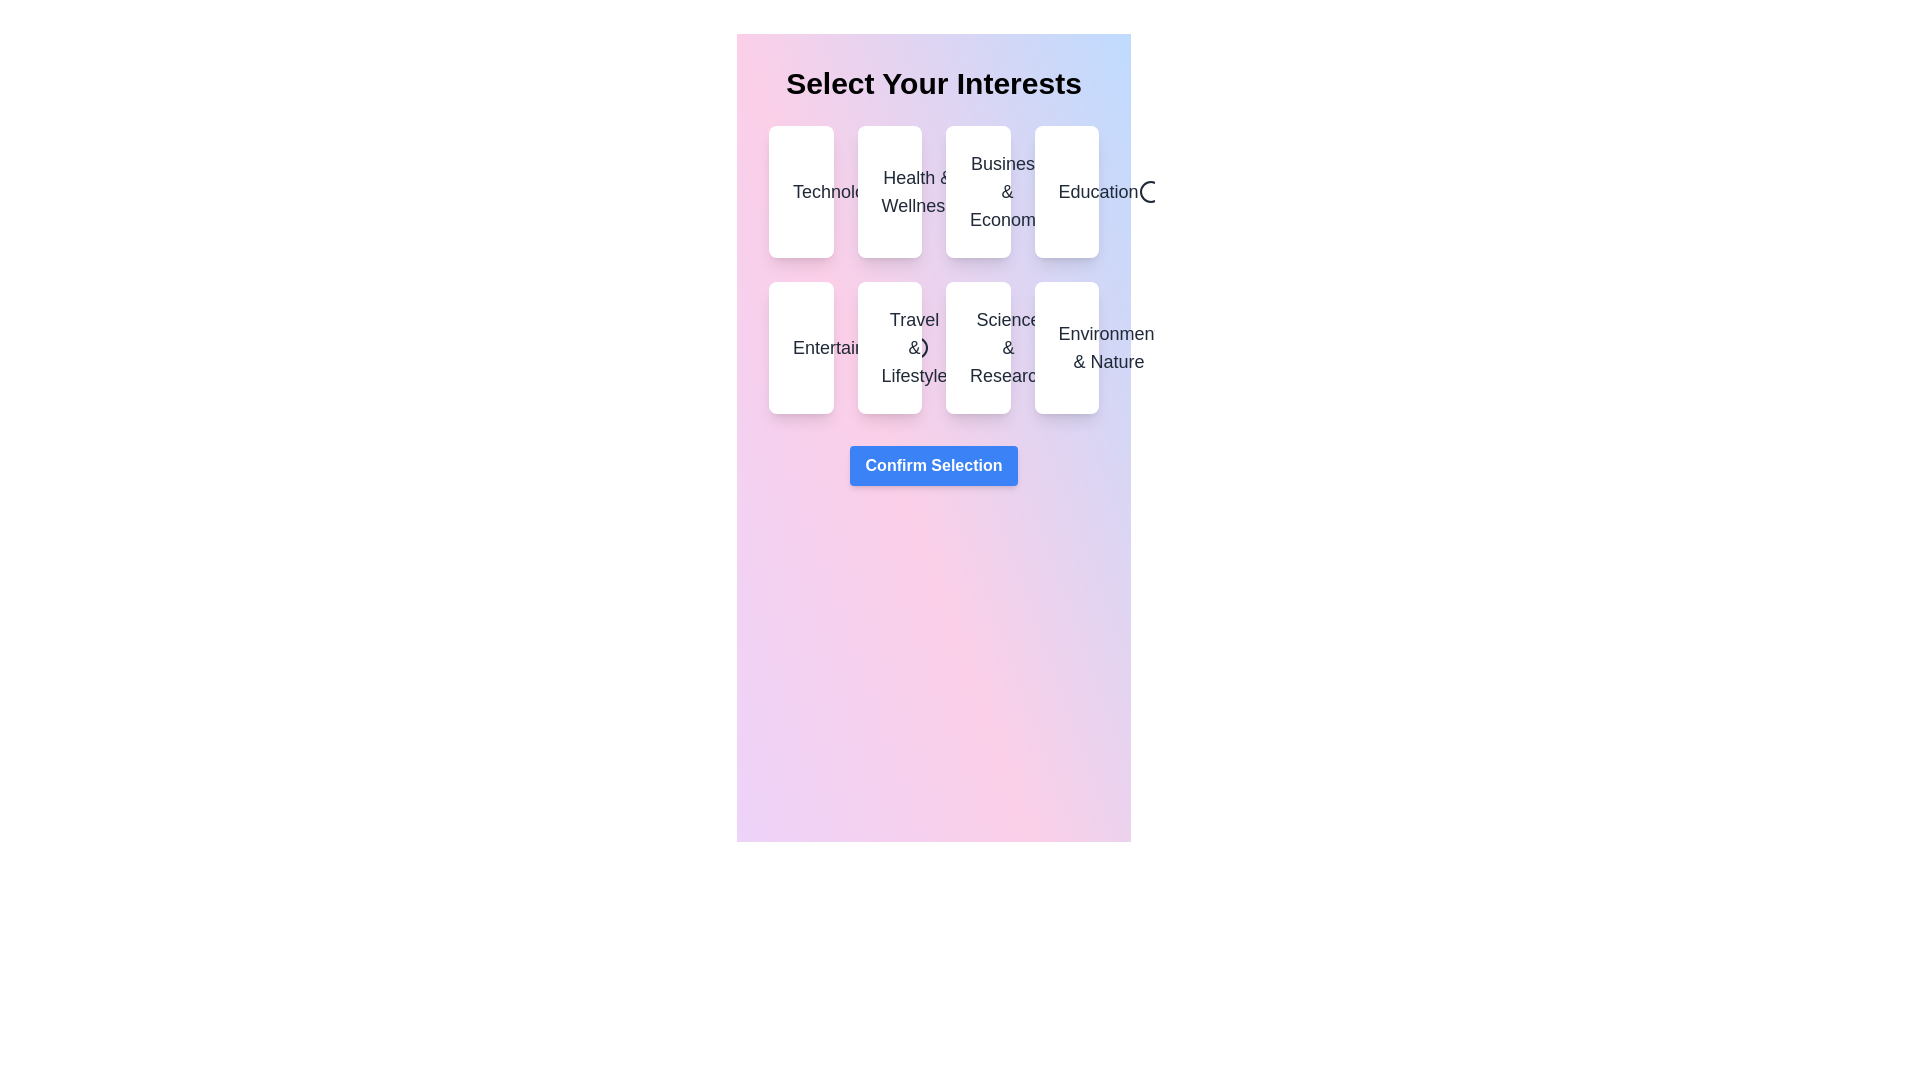 This screenshot has width=1920, height=1080. What do you see at coordinates (887, 346) in the screenshot?
I see `the category Travel & Lifestyle by clicking on it` at bounding box center [887, 346].